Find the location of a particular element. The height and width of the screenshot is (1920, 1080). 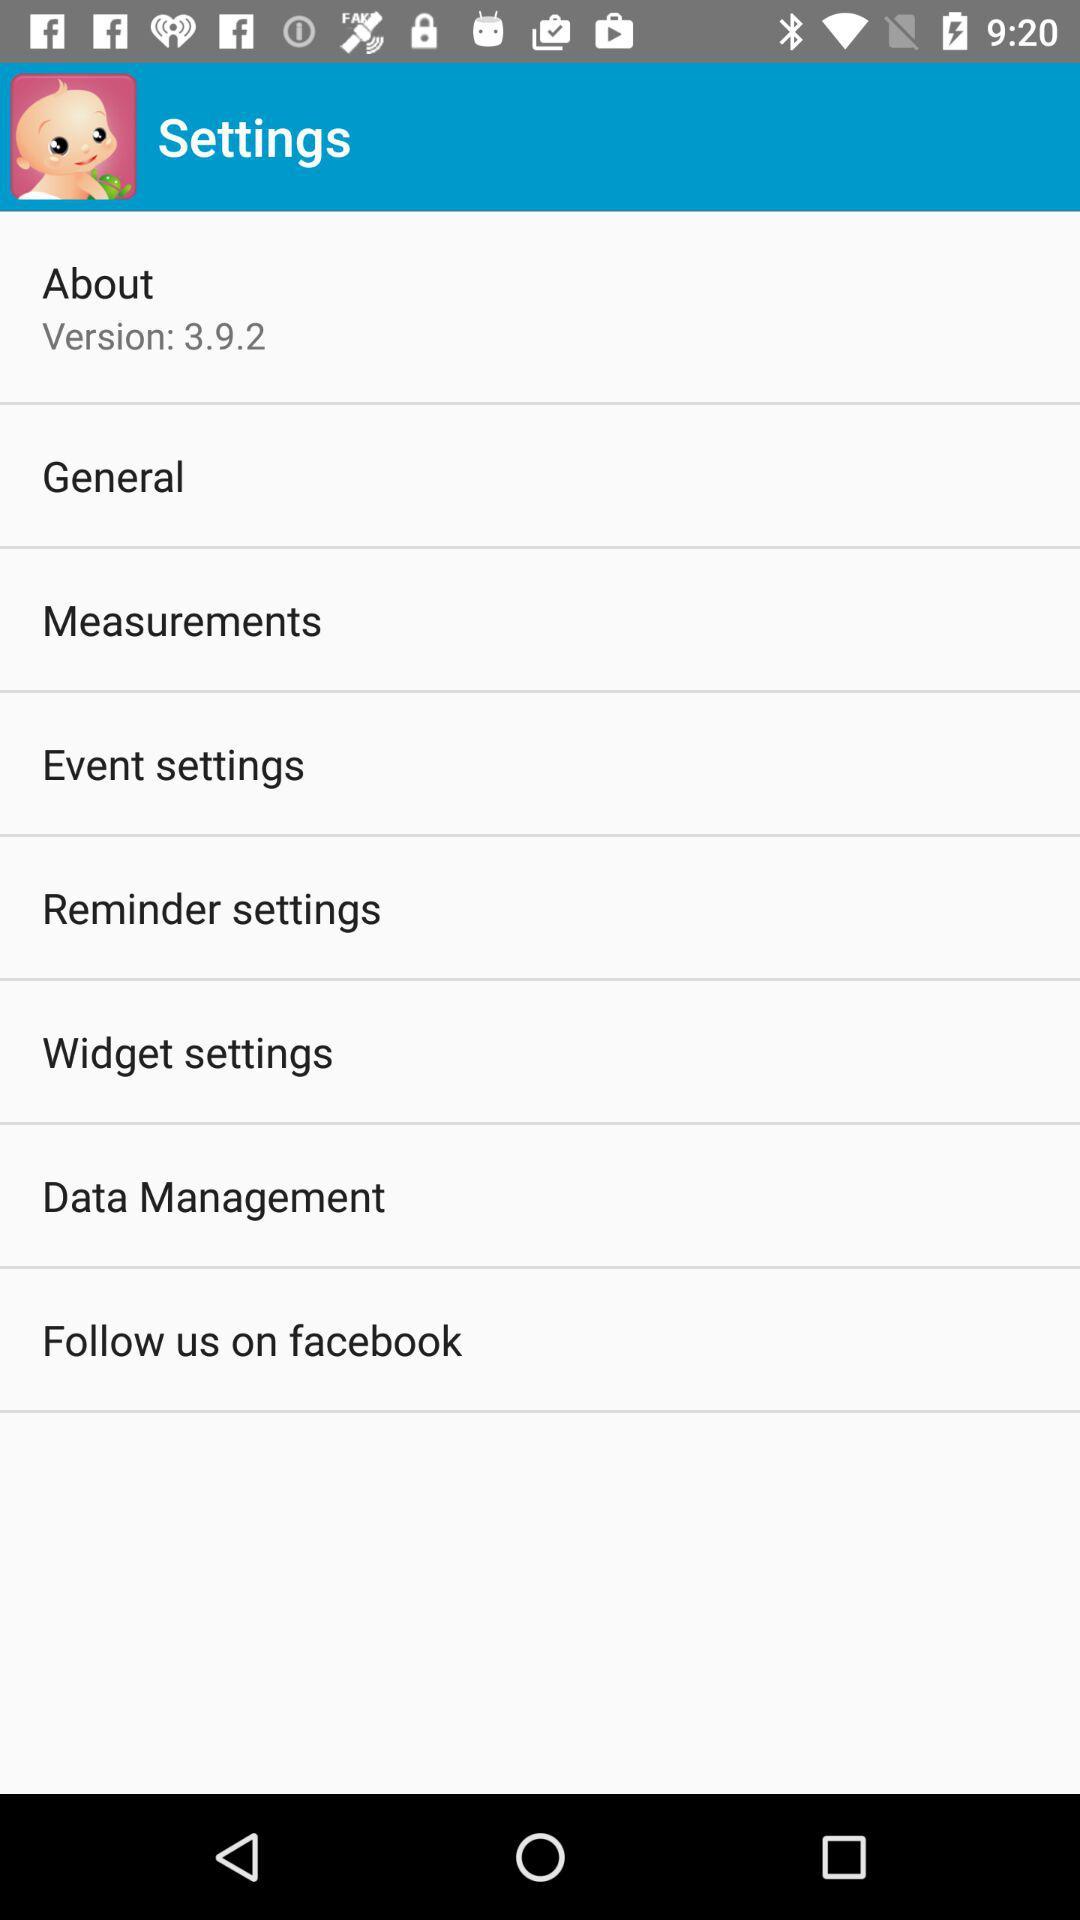

data management item is located at coordinates (213, 1195).